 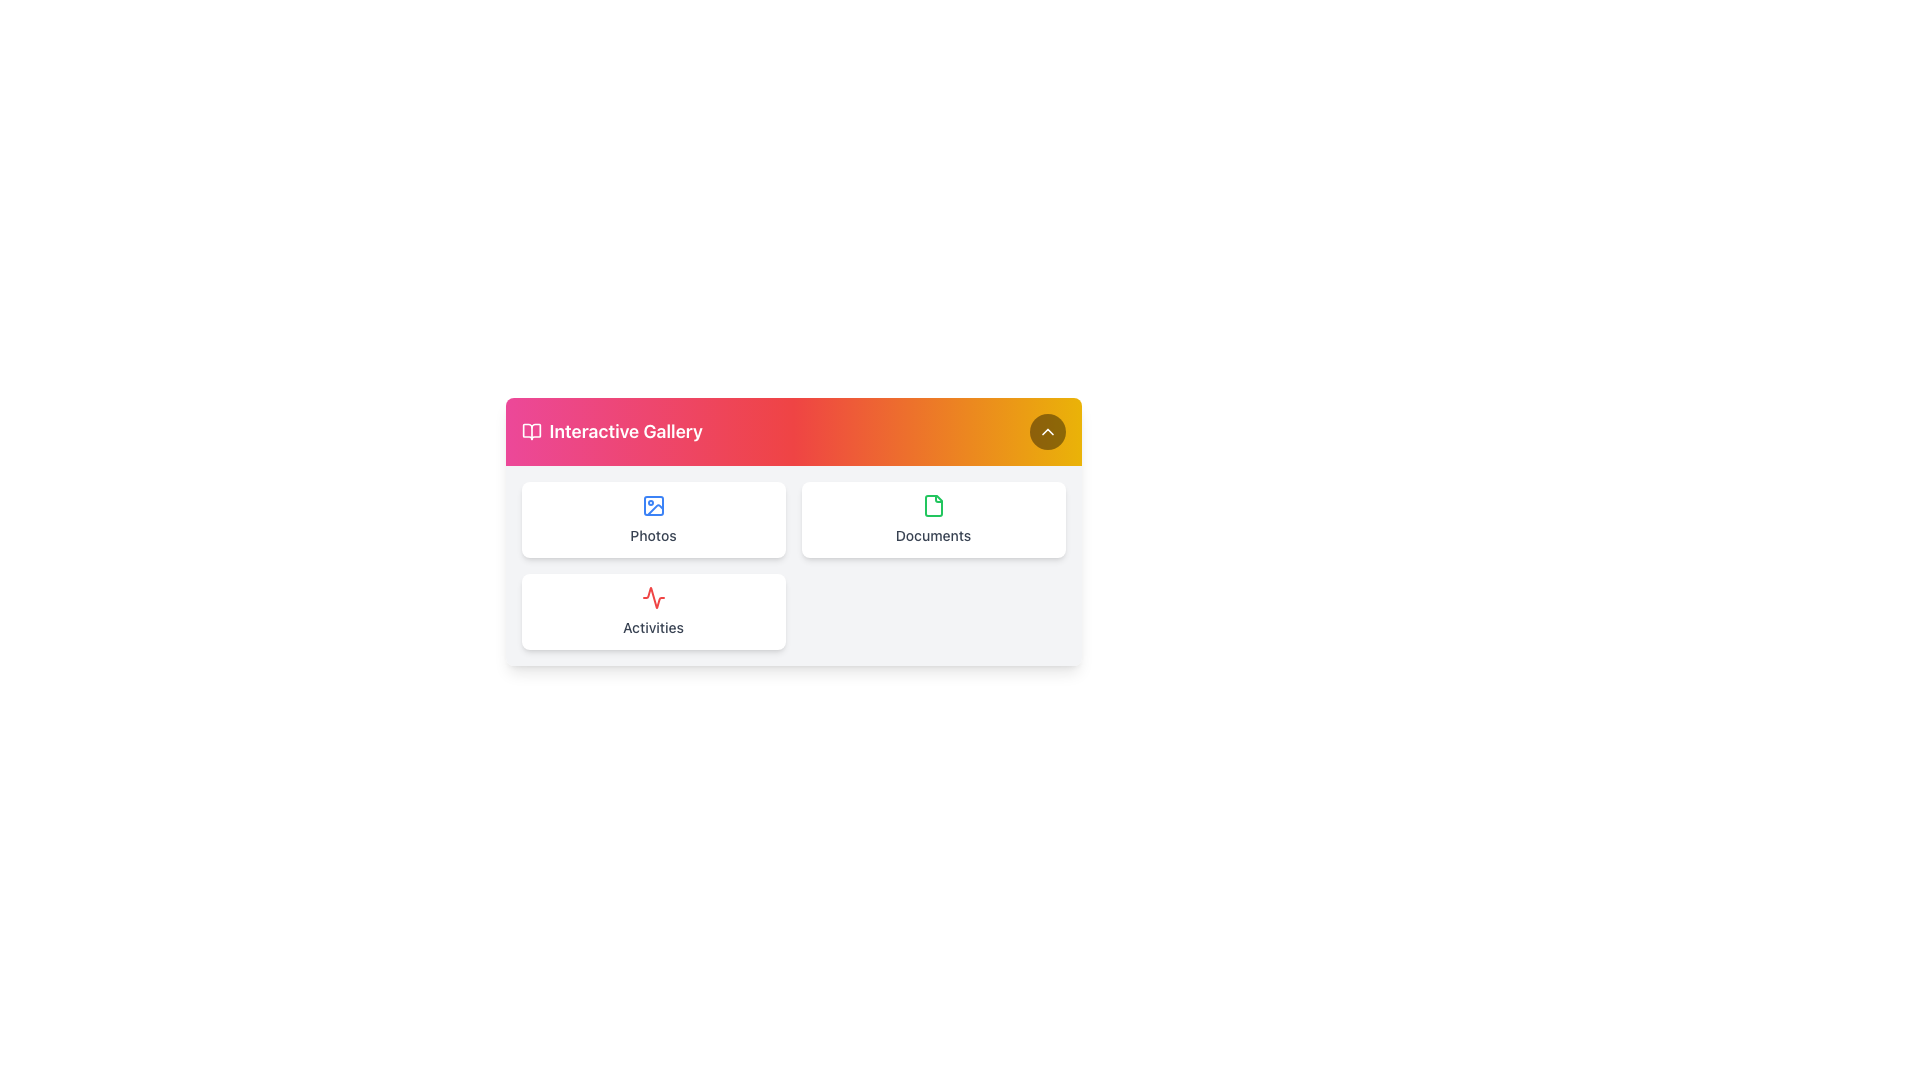 I want to click on the blue picture icon located in the 'Photos' card, which features a rectangle with a circle in the top-left corner and a diagonal line across it, so click(x=653, y=504).